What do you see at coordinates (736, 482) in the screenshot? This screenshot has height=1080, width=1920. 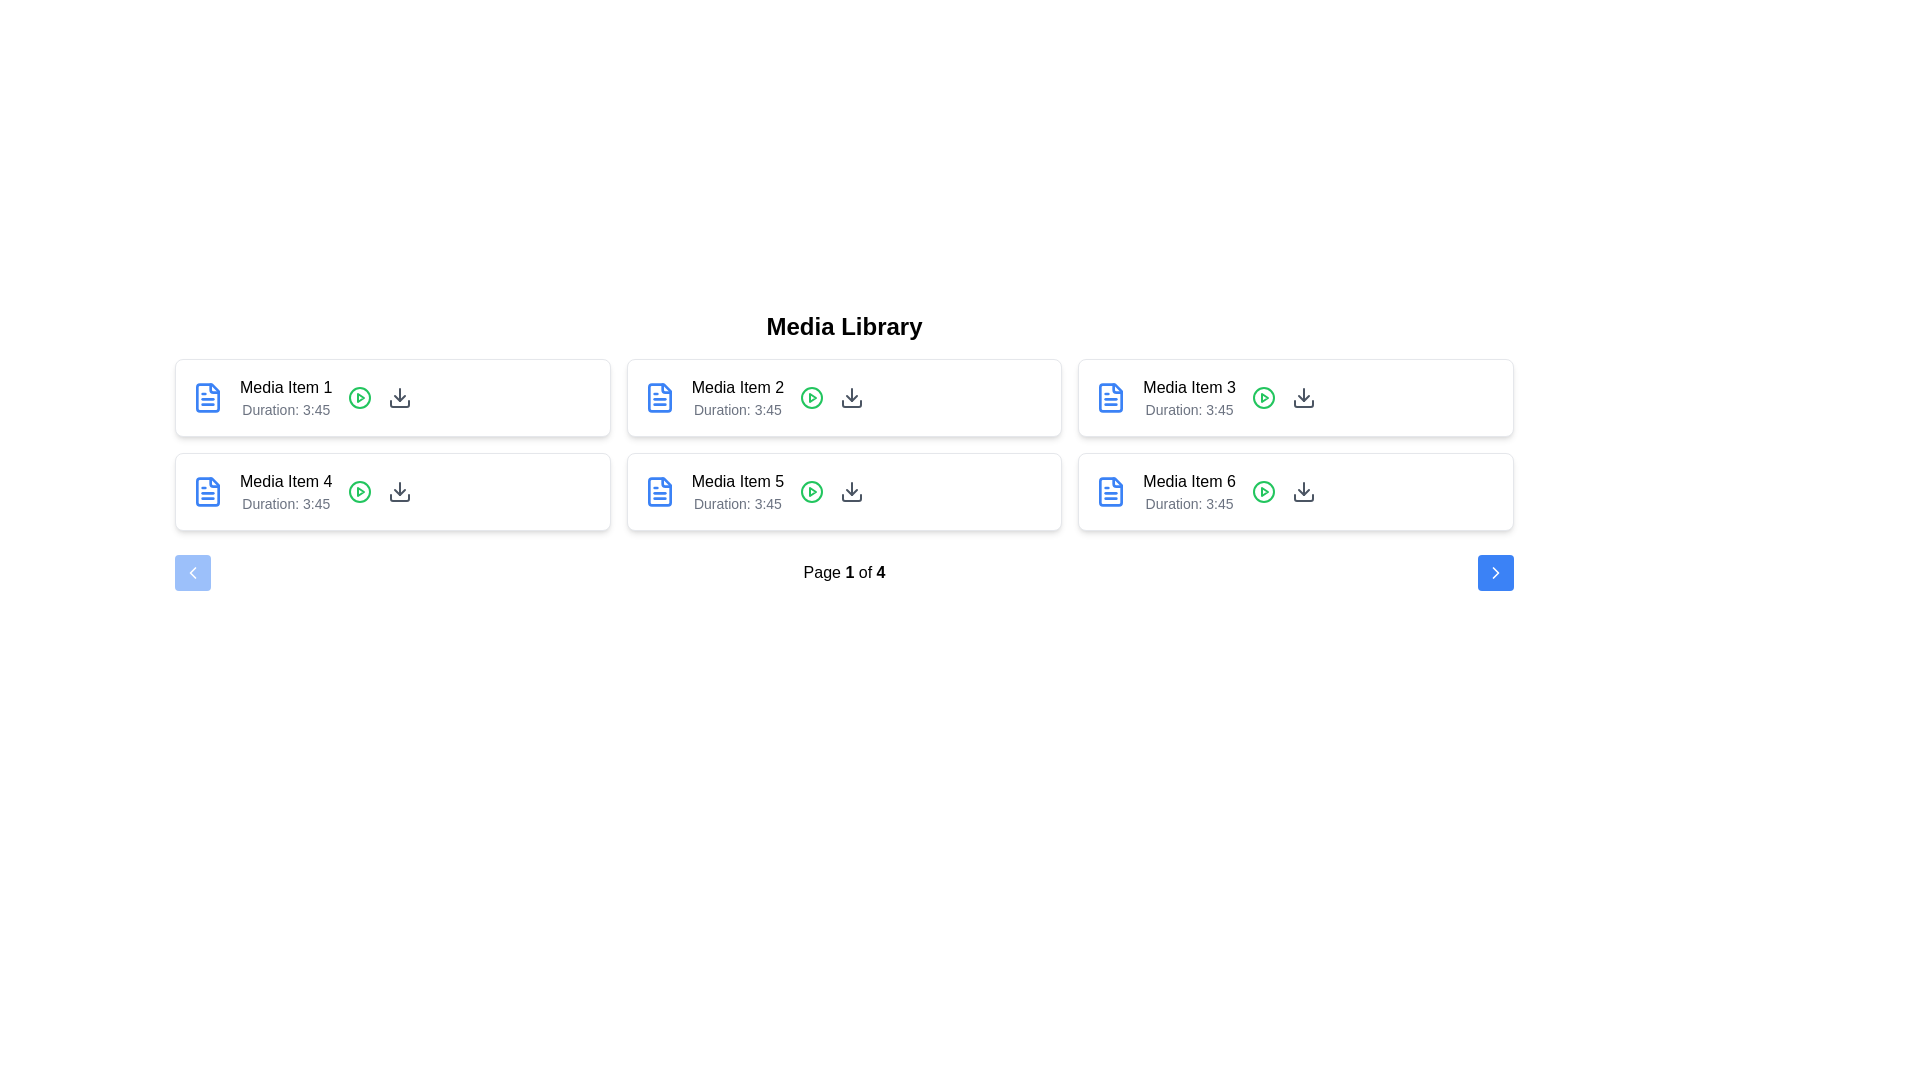 I see `the text display element labeled 'Media Item 5', which is styled with a medium-weight font and positioned at the top of the second row in a grid layout` at bounding box center [736, 482].